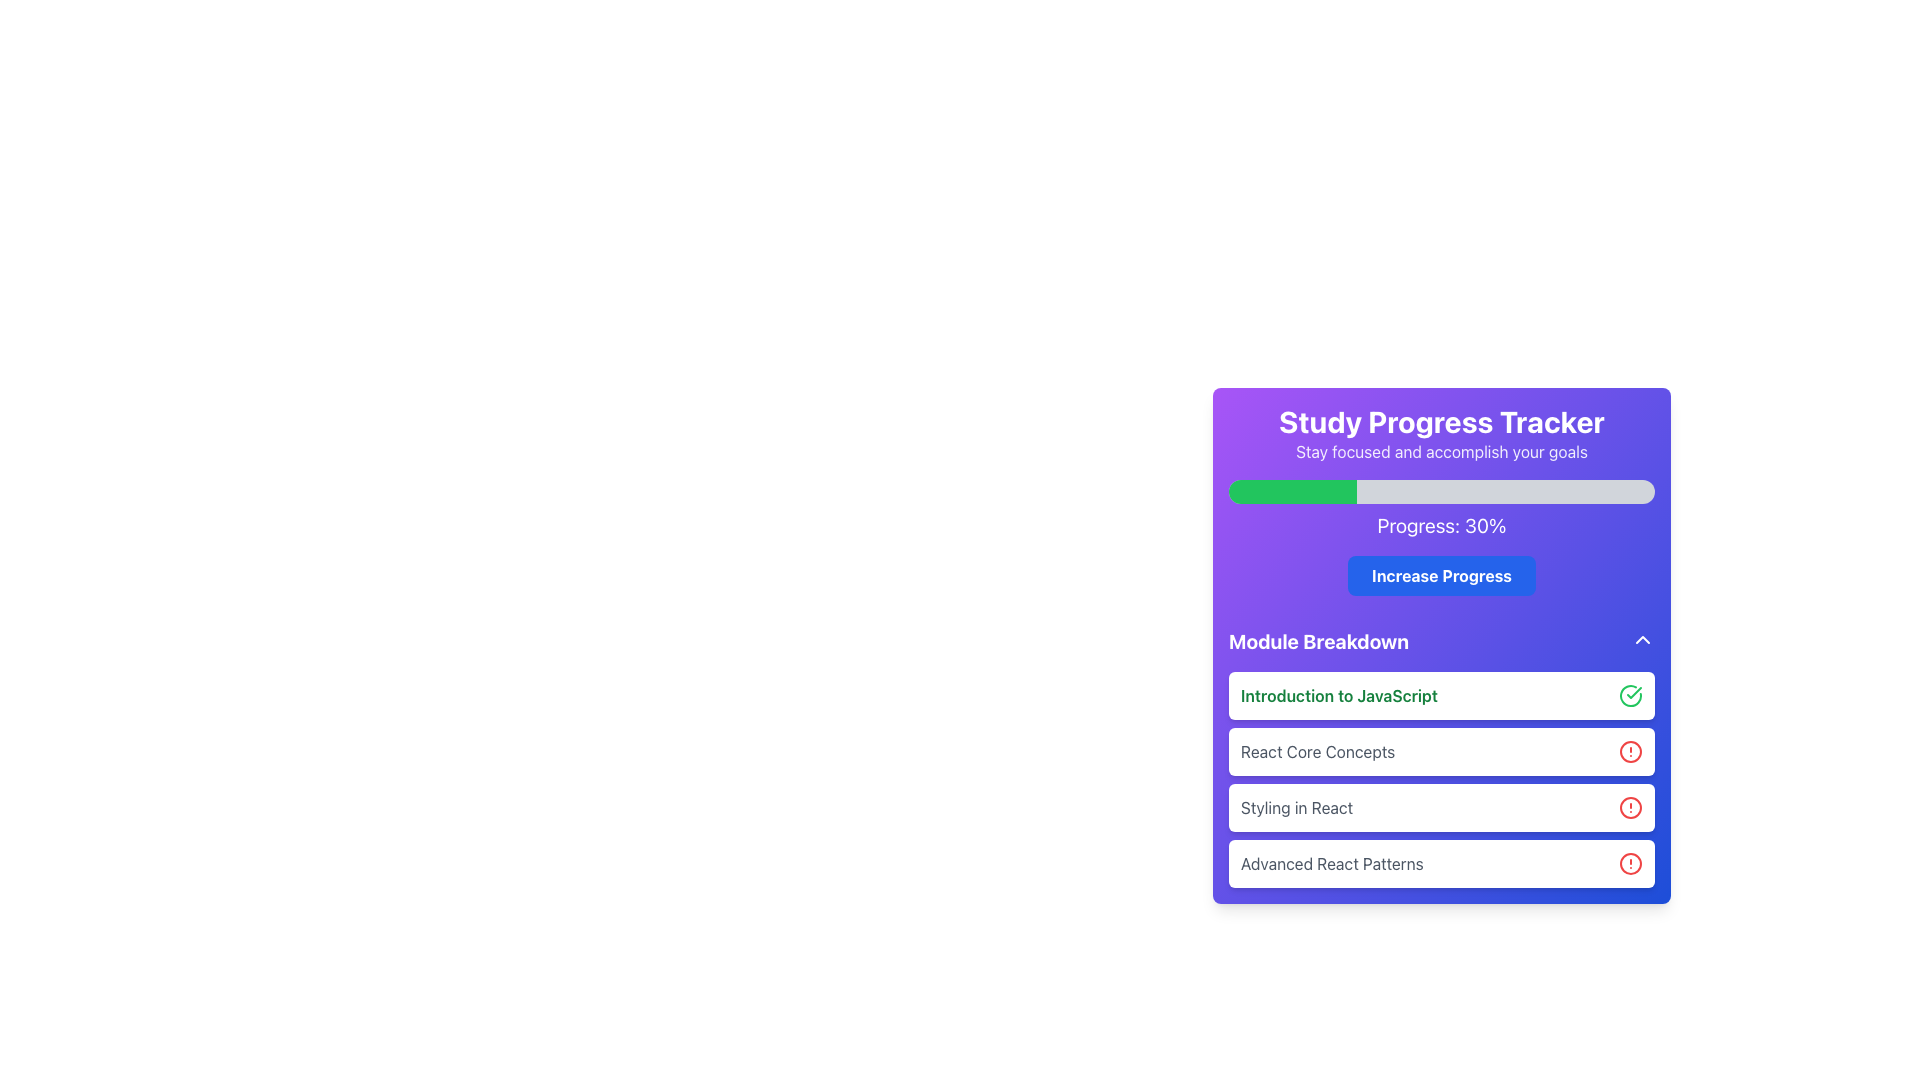  What do you see at coordinates (1441, 451) in the screenshot?
I see `the static text element that reads 'Stay focused and accomplish your goals,' which is located beneath the 'Study Progress Tracker' heading in a purple background section` at bounding box center [1441, 451].